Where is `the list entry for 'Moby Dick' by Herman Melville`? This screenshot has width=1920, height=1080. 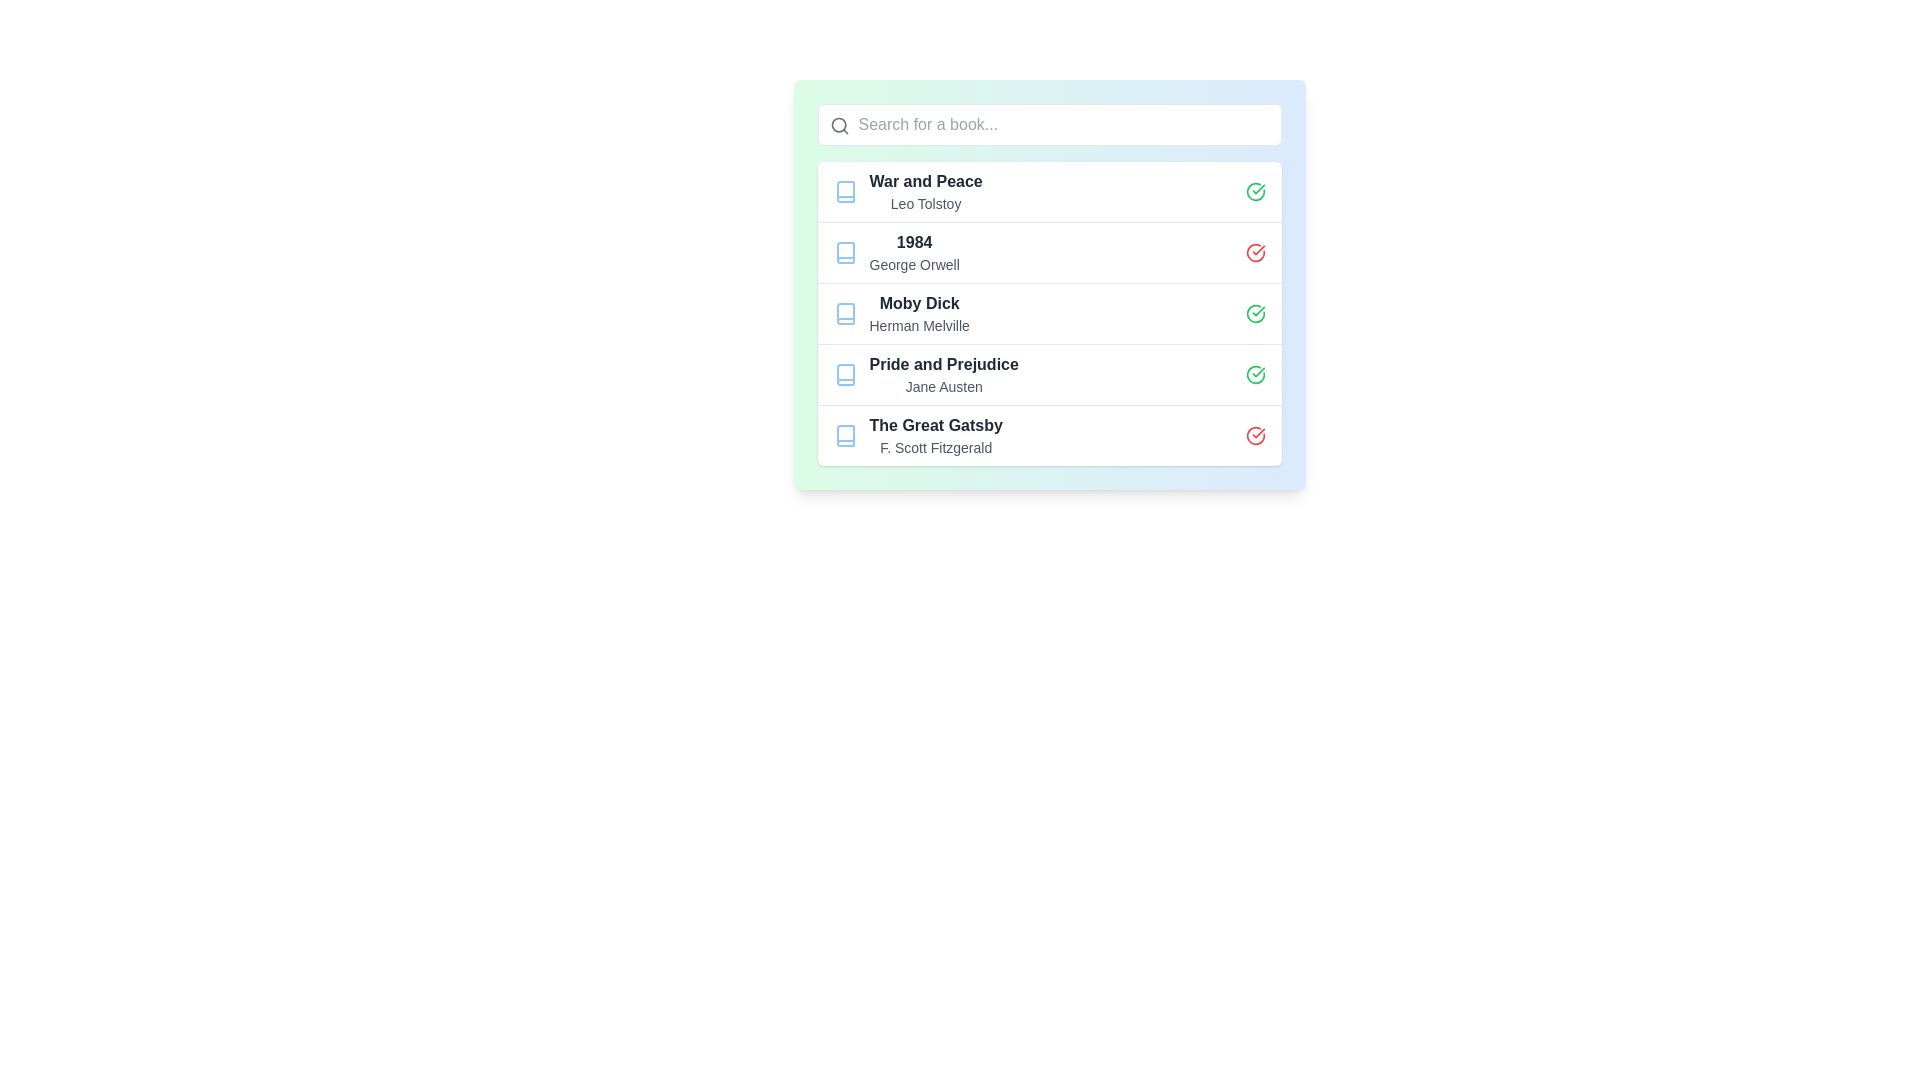 the list entry for 'Moby Dick' by Herman Melville is located at coordinates (1048, 313).